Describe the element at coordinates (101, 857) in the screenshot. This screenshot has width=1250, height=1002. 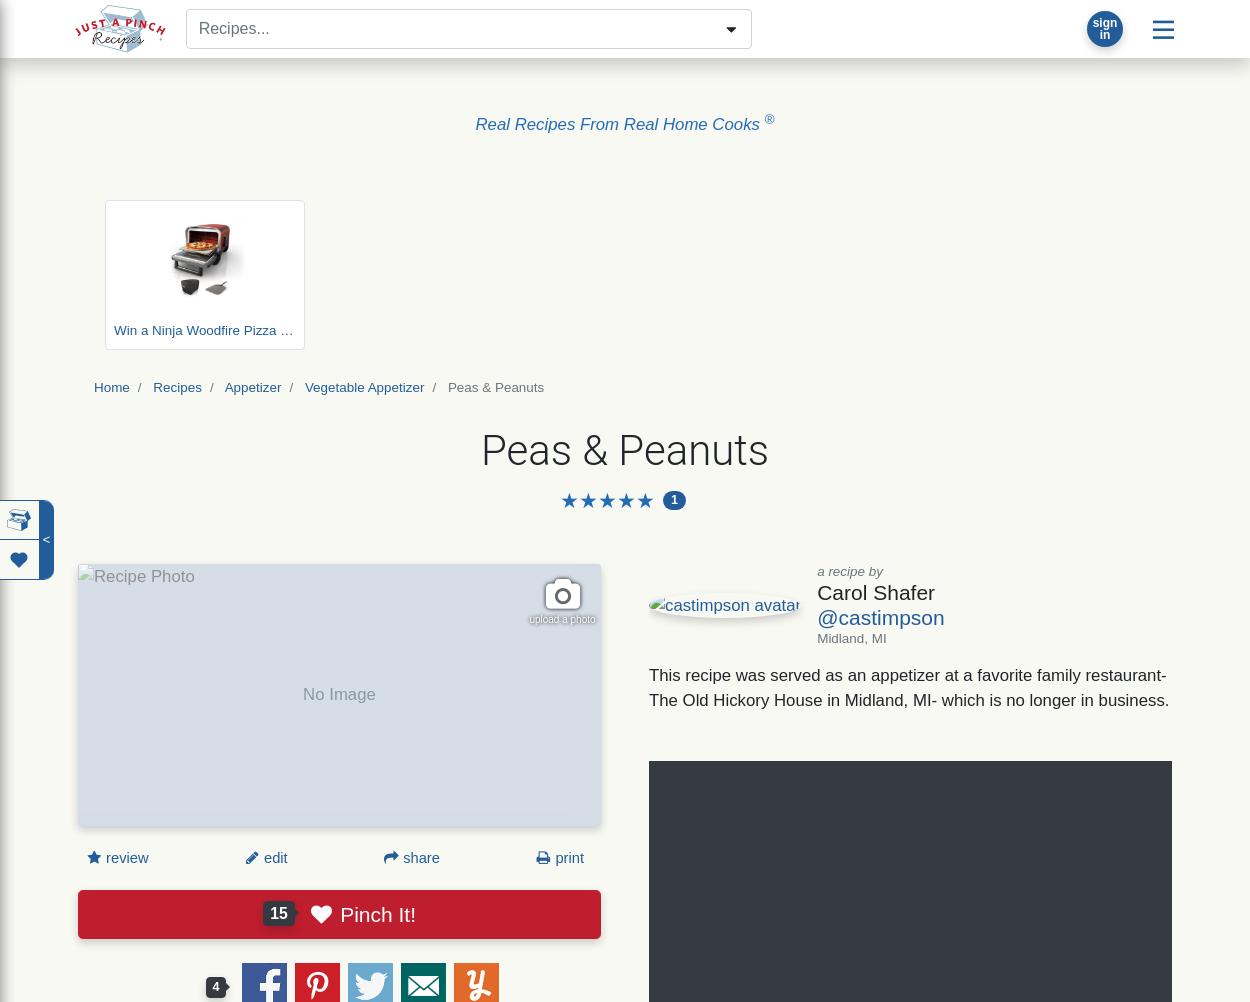
I see `'review'` at that location.